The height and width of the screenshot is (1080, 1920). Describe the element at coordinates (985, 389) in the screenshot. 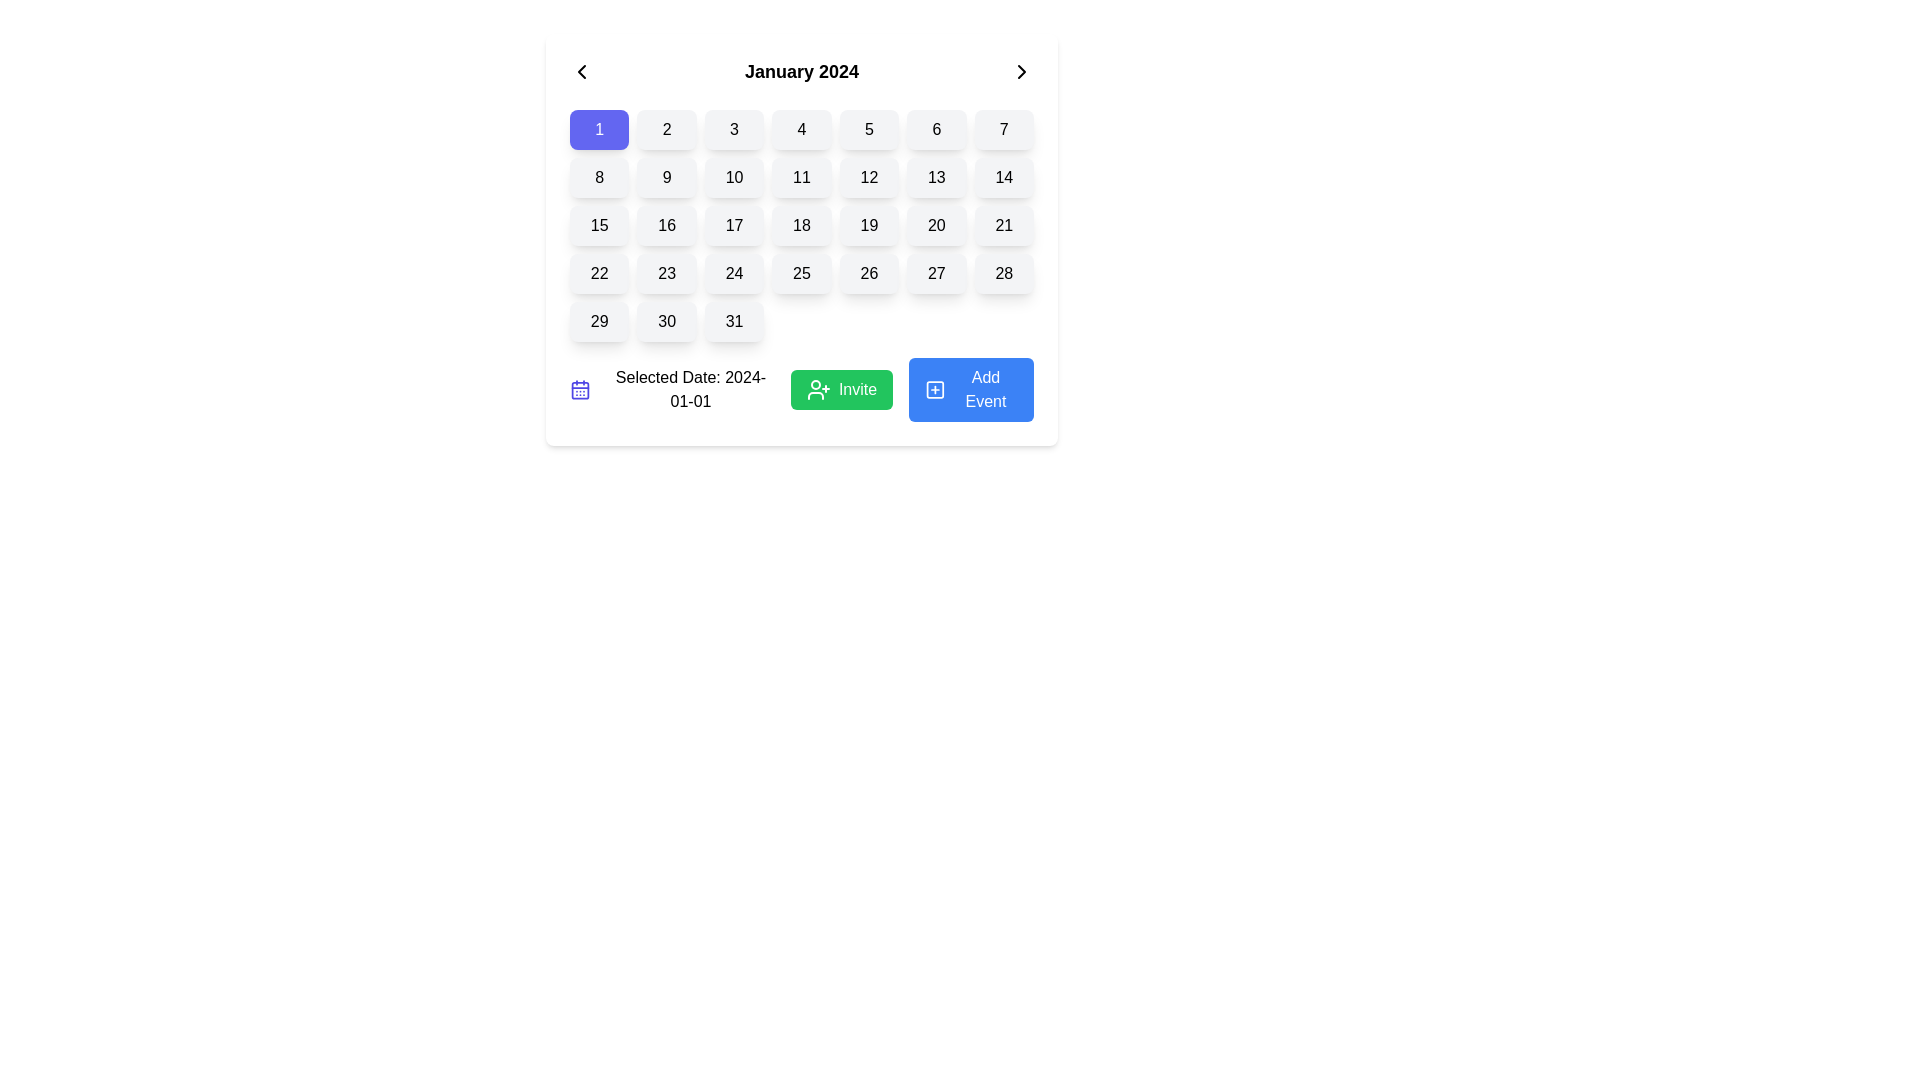

I see `the 'Add Event' text label located on the button at the bottom-right of the calendar widget, which indicates the action to add a new event` at that location.